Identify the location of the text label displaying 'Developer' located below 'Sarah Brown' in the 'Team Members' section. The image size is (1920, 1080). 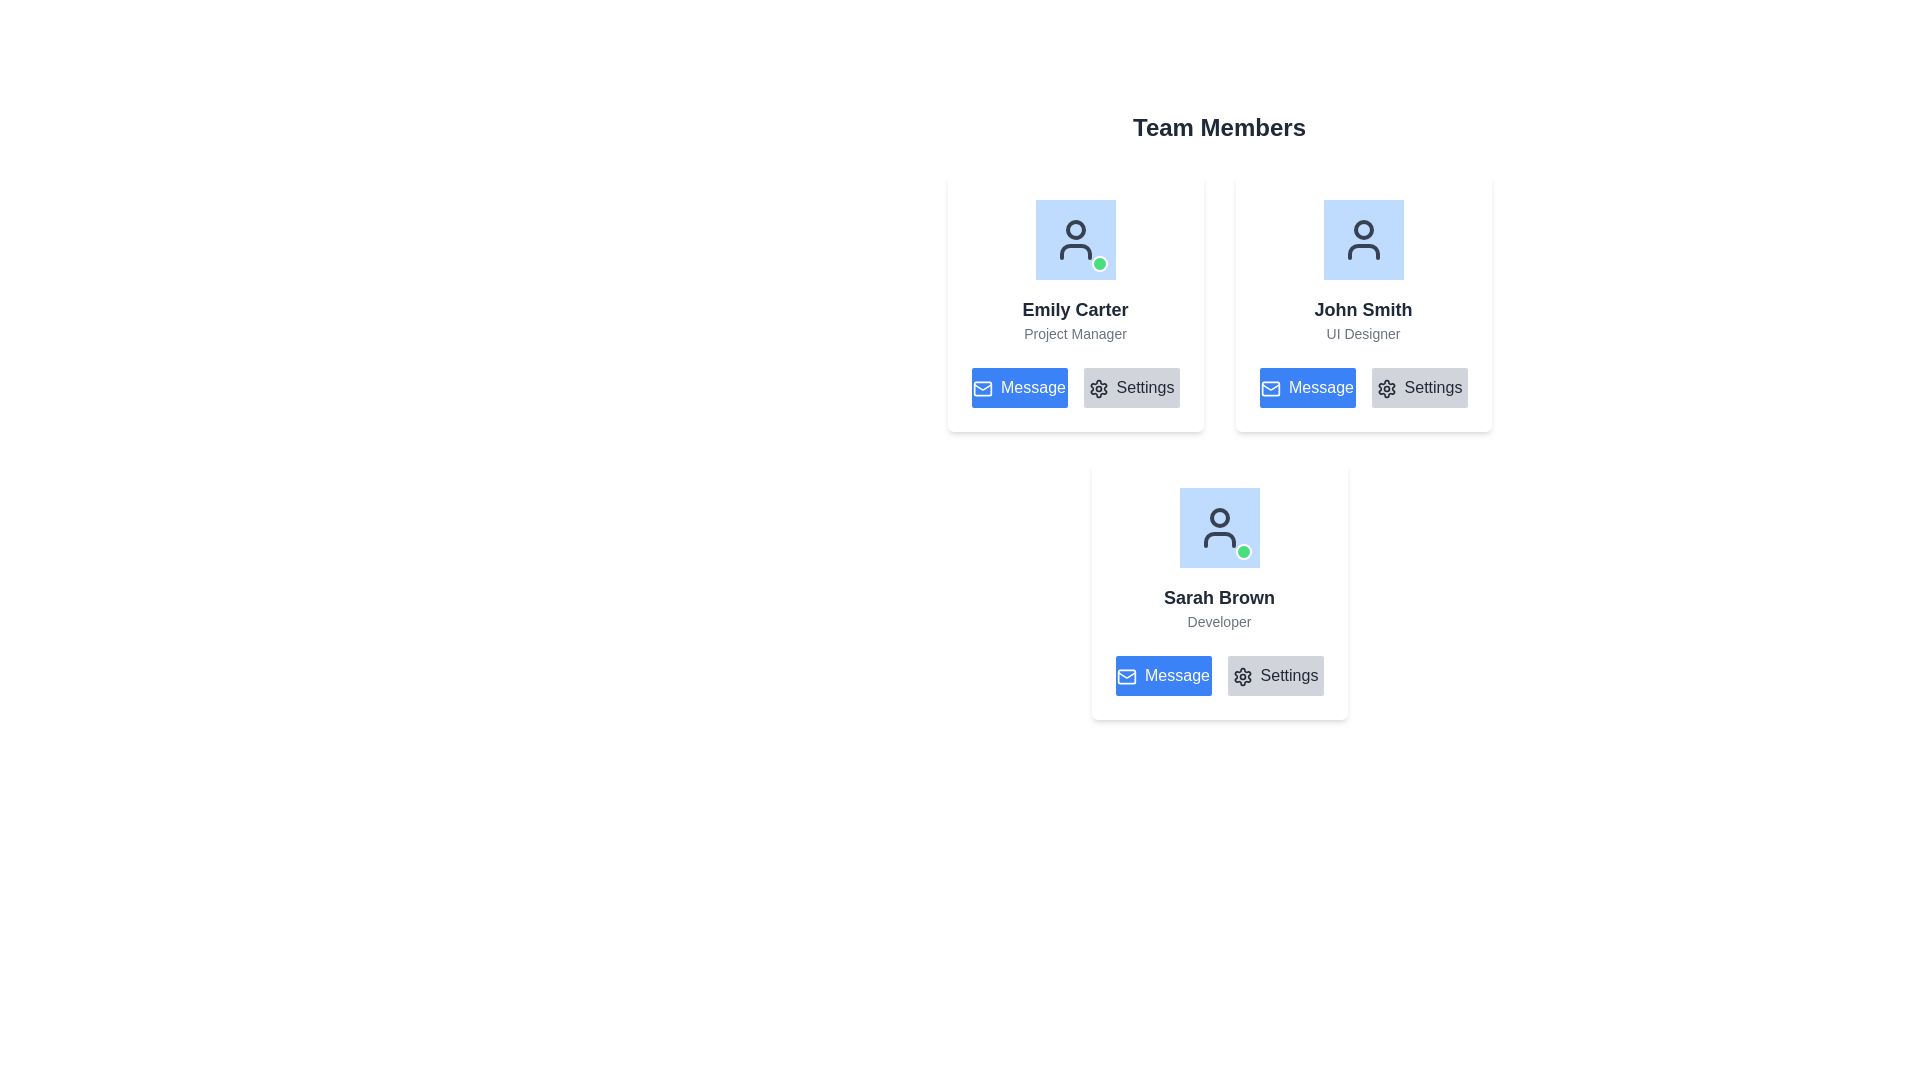
(1218, 620).